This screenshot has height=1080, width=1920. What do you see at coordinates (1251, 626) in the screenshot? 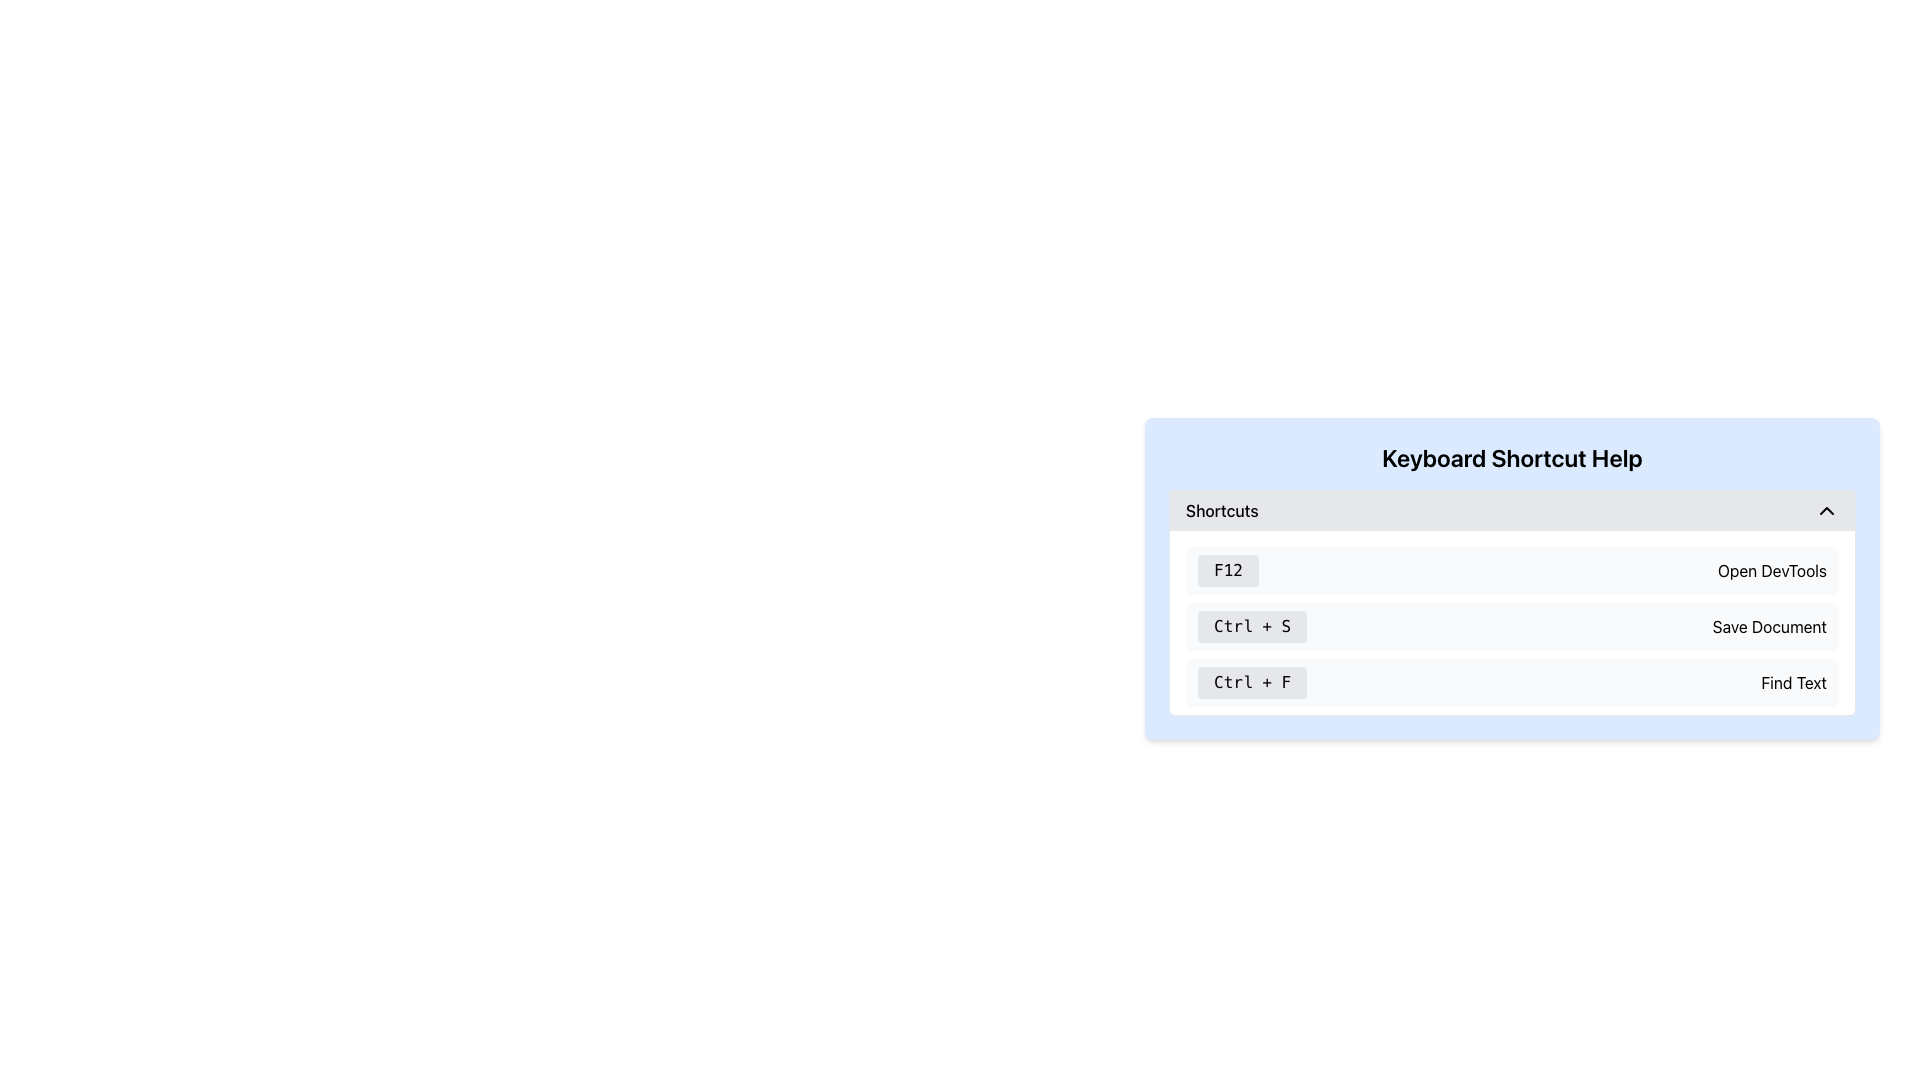
I see `the Text Label displaying 'Ctrl + S' which is located under the 'Keyboard Shortcut Help' heading and aligned left of 'Save Document'` at bounding box center [1251, 626].